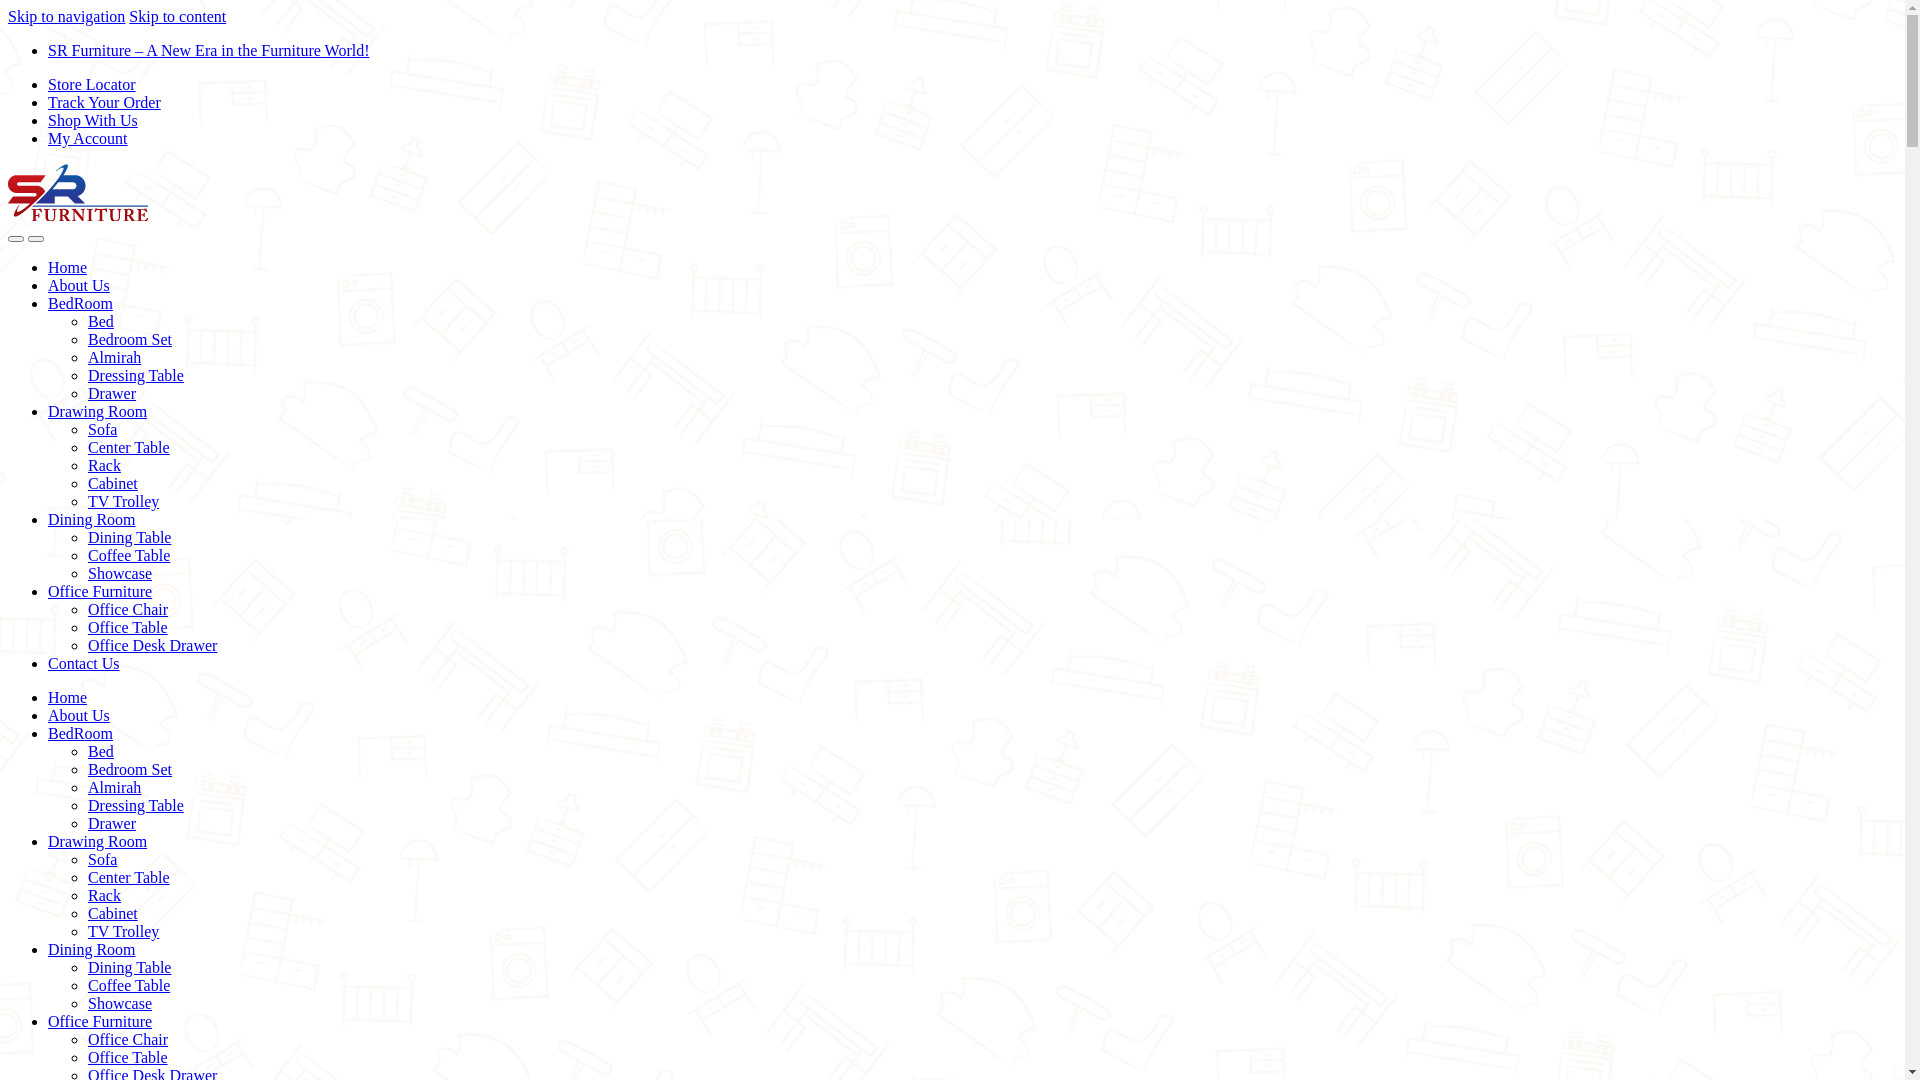 The image size is (1920, 1080). Describe the element at coordinates (110, 393) in the screenshot. I see `'Drawer'` at that location.